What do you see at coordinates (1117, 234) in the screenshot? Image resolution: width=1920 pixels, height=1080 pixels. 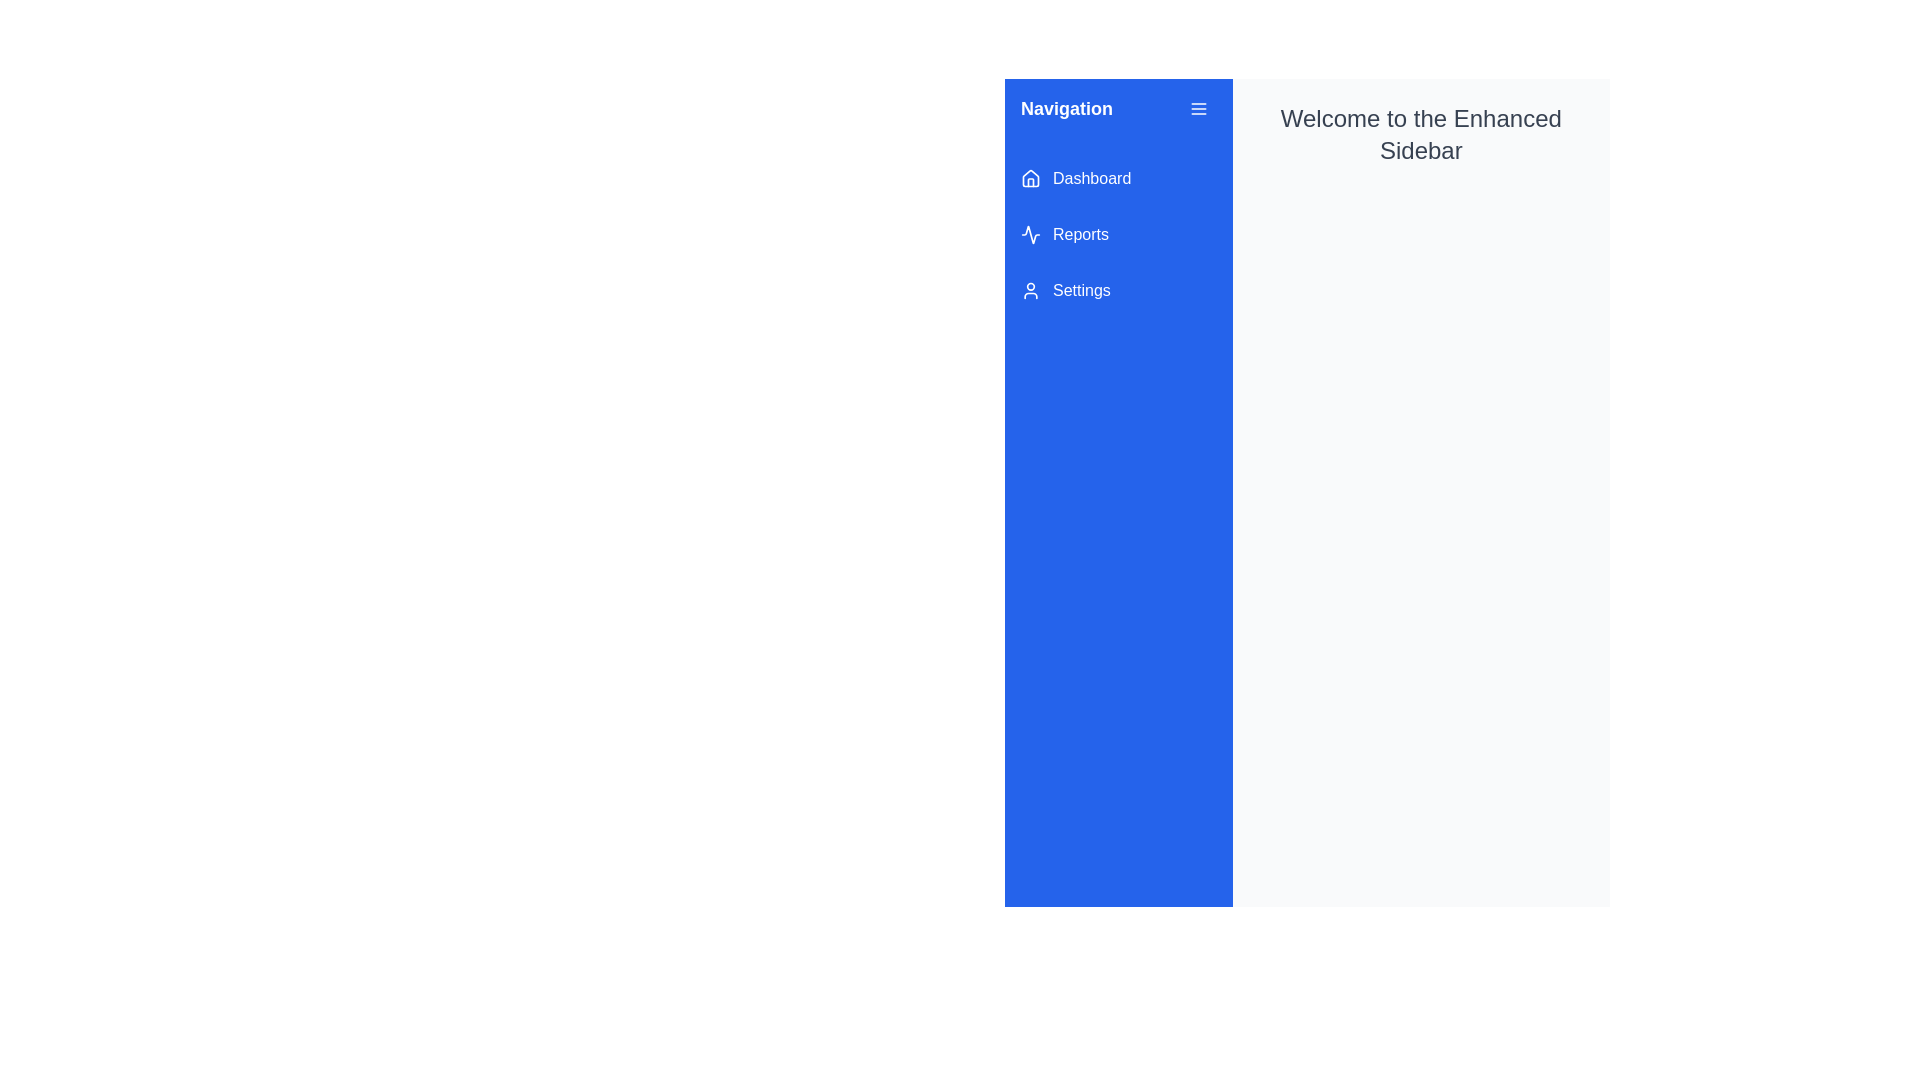 I see `the 'Reports' entry in the vertical navigation menu, which is a list with a blue background, containing entries for 'Dashboard', 'Reports', and 'Settings'` at bounding box center [1117, 234].